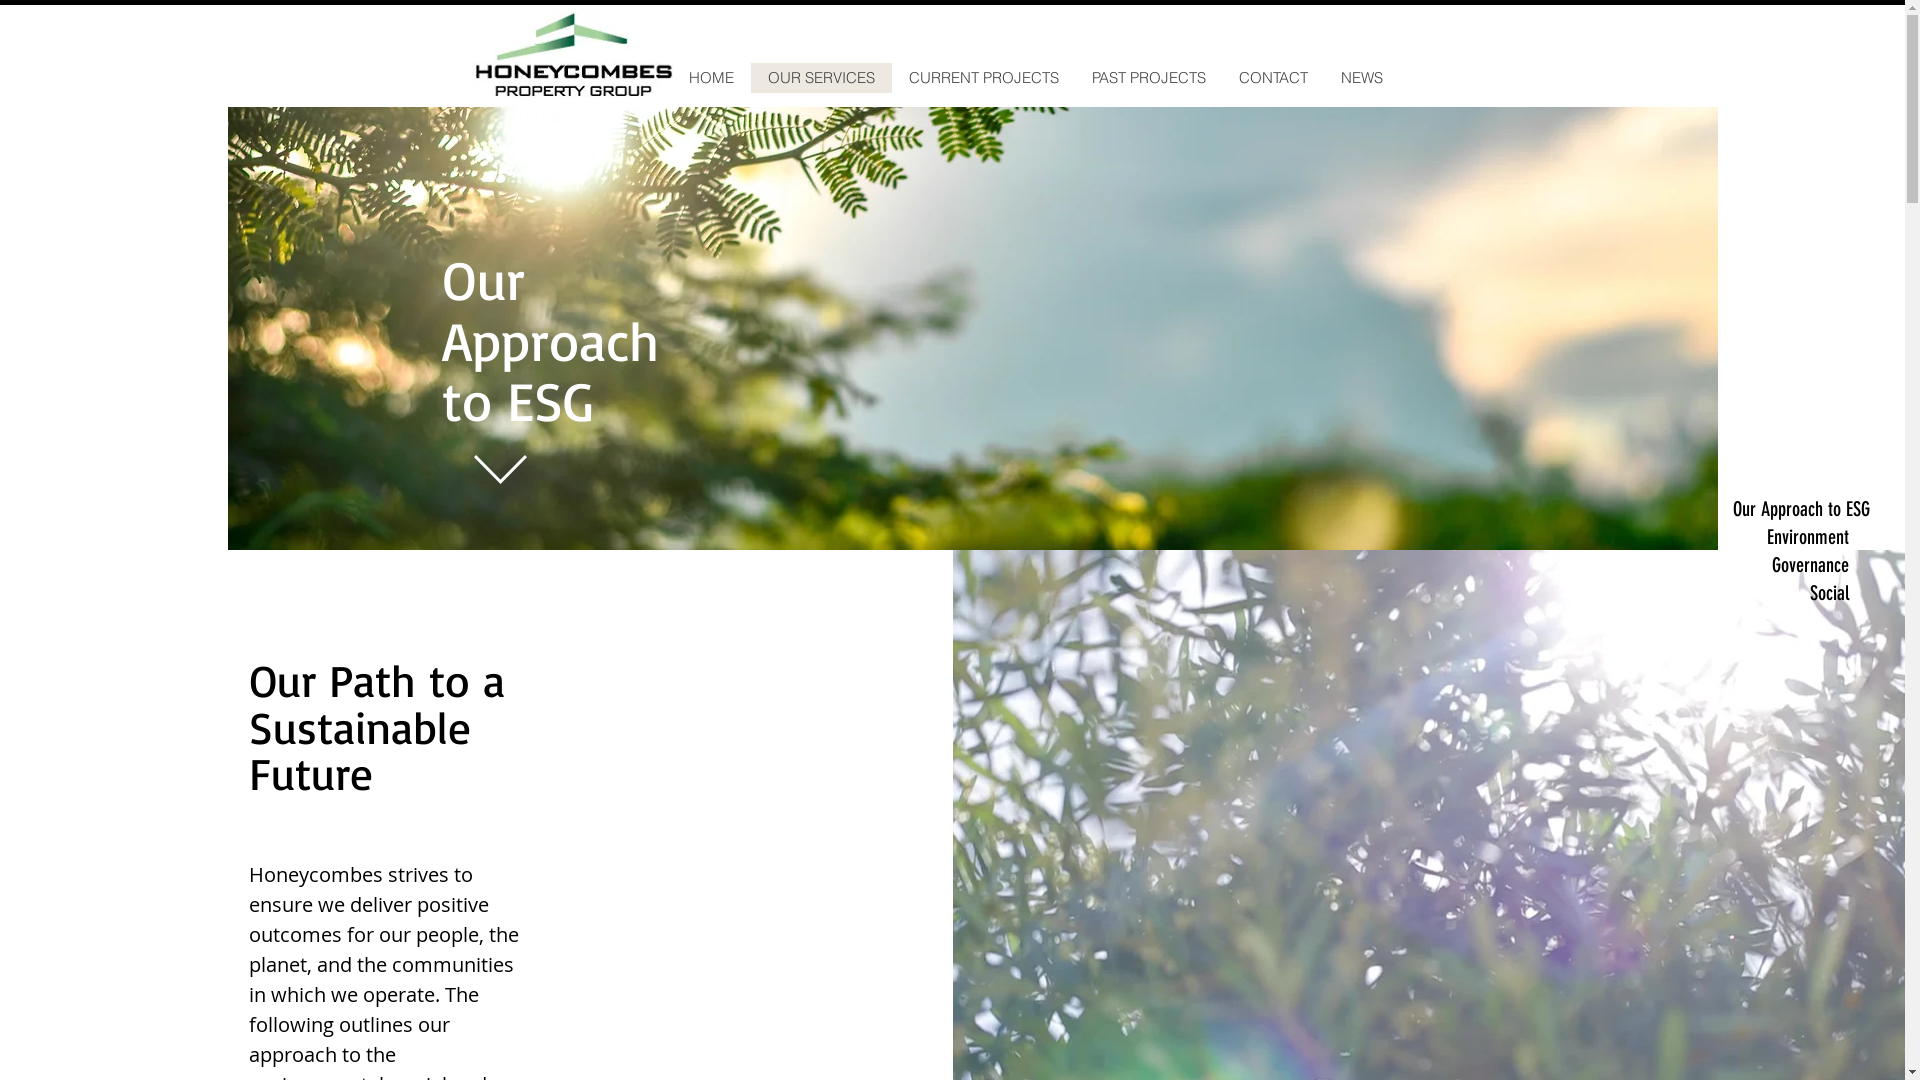 This screenshot has width=1920, height=1080. What do you see at coordinates (1271, 76) in the screenshot?
I see `'CONTACT'` at bounding box center [1271, 76].